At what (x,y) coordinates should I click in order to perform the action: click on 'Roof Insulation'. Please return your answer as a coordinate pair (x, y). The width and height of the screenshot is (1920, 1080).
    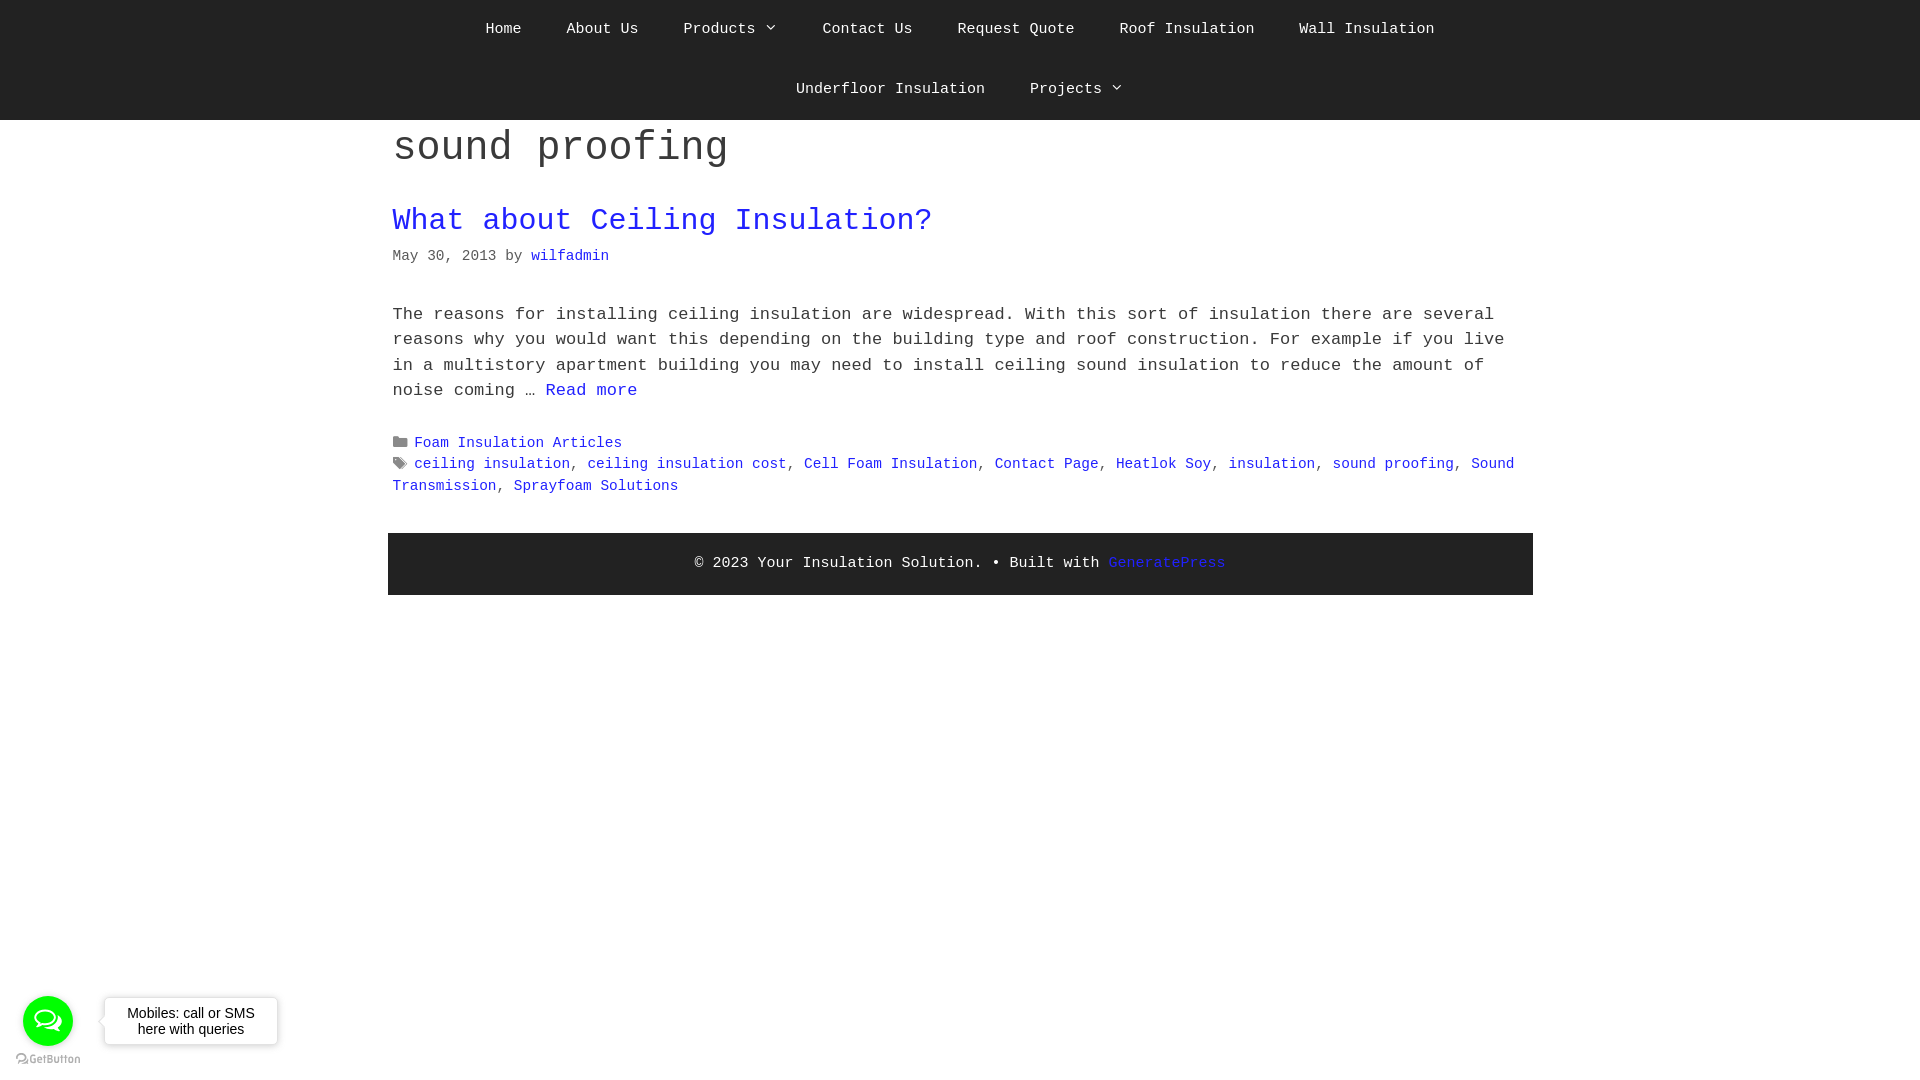
    Looking at the image, I should click on (1186, 30).